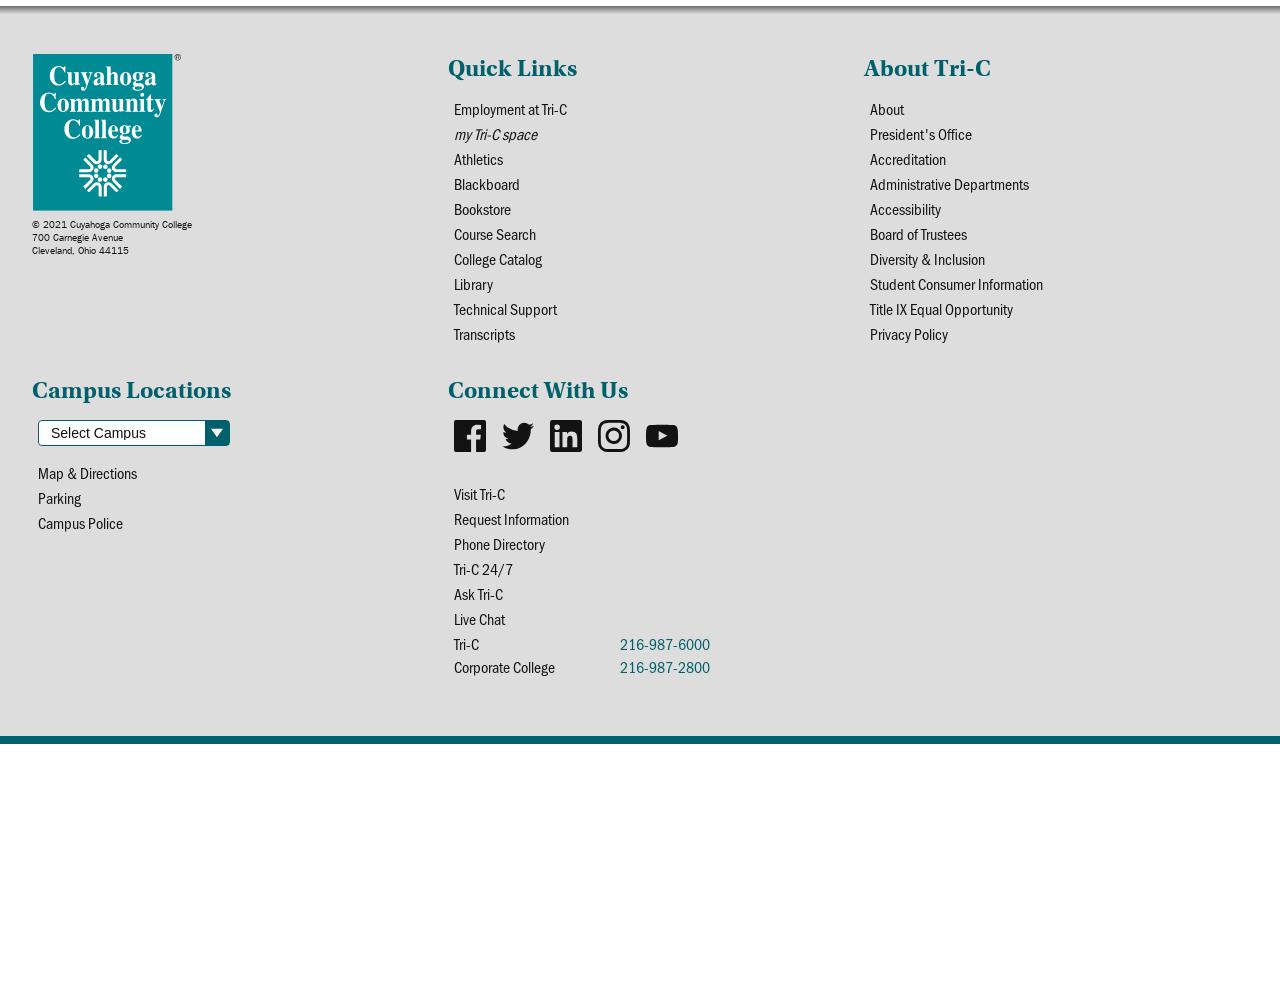  What do you see at coordinates (476, 158) in the screenshot?
I see `'Athletics'` at bounding box center [476, 158].